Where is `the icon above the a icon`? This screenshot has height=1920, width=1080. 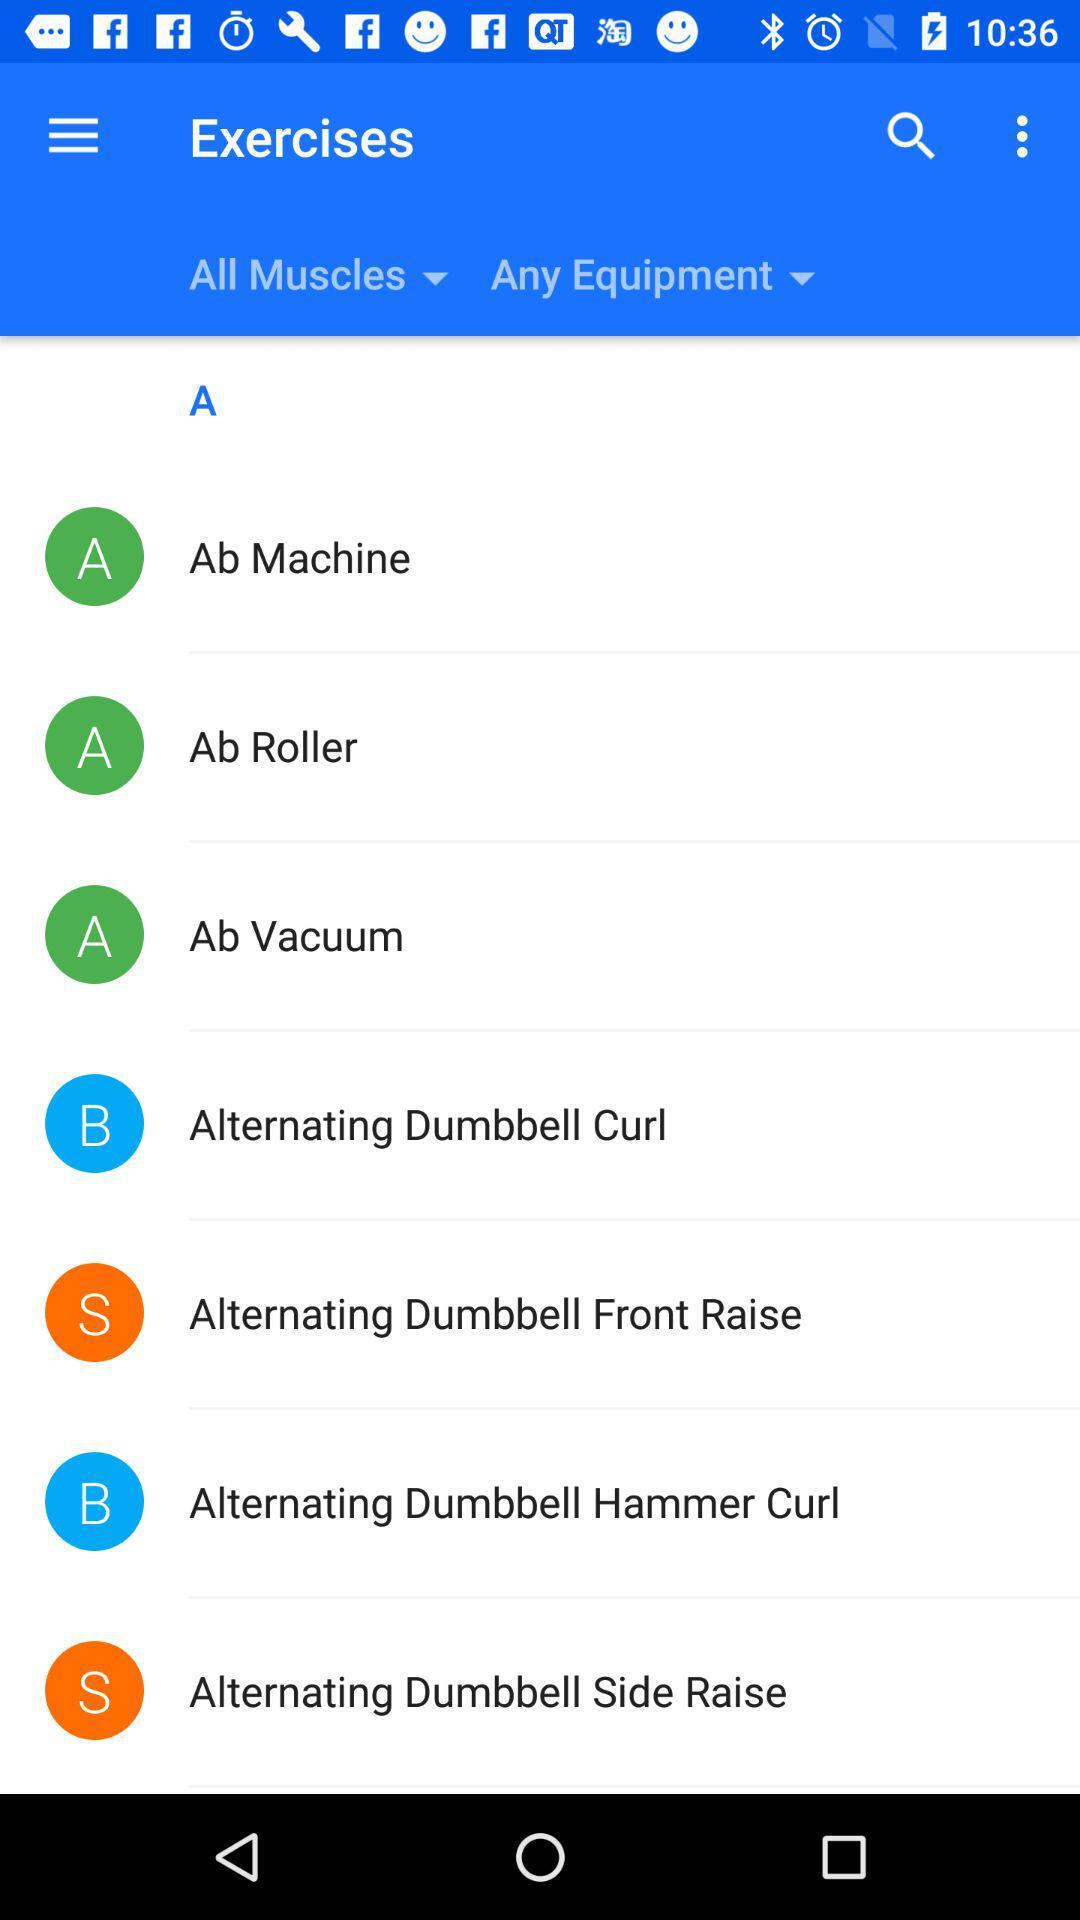
the icon above the a icon is located at coordinates (1027, 135).